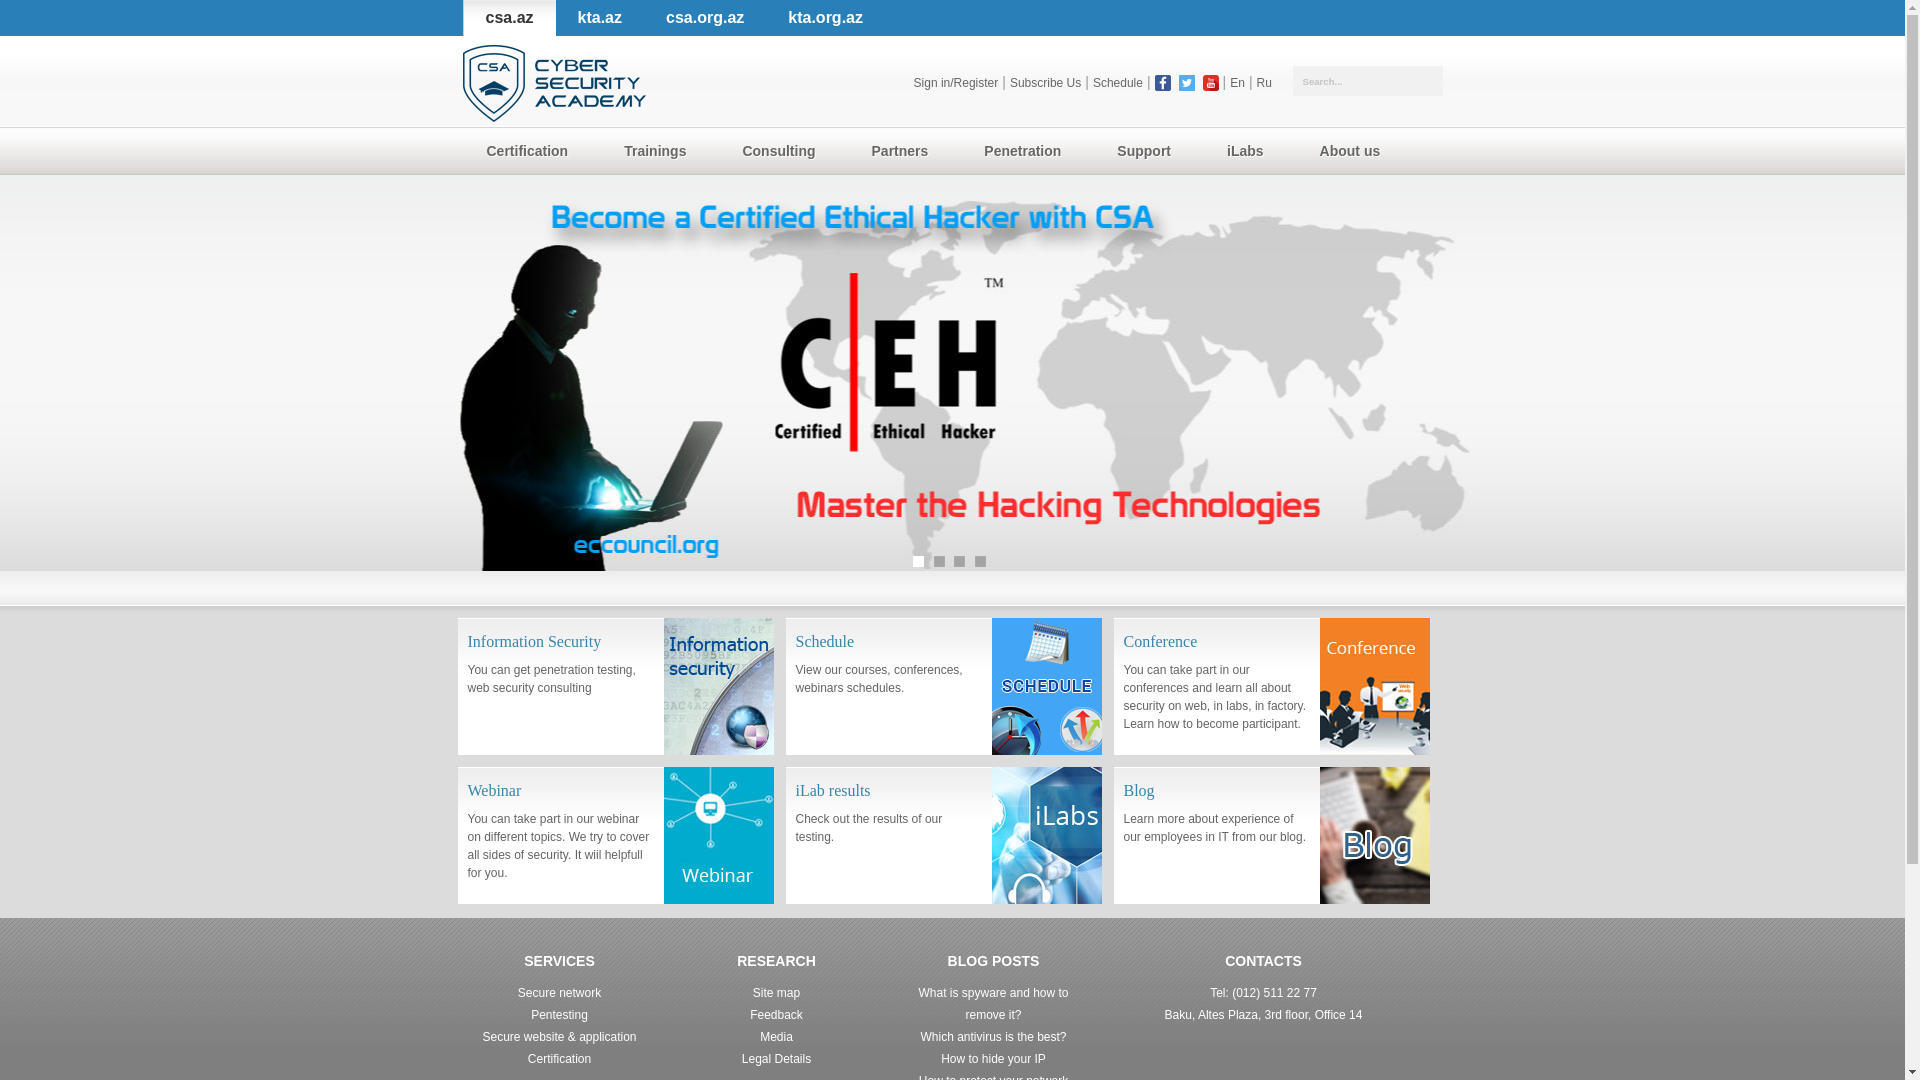 The image size is (1920, 1080). I want to click on 'Baku, Altes Plaza, 3rd floor, Office 14', so click(1262, 1014).